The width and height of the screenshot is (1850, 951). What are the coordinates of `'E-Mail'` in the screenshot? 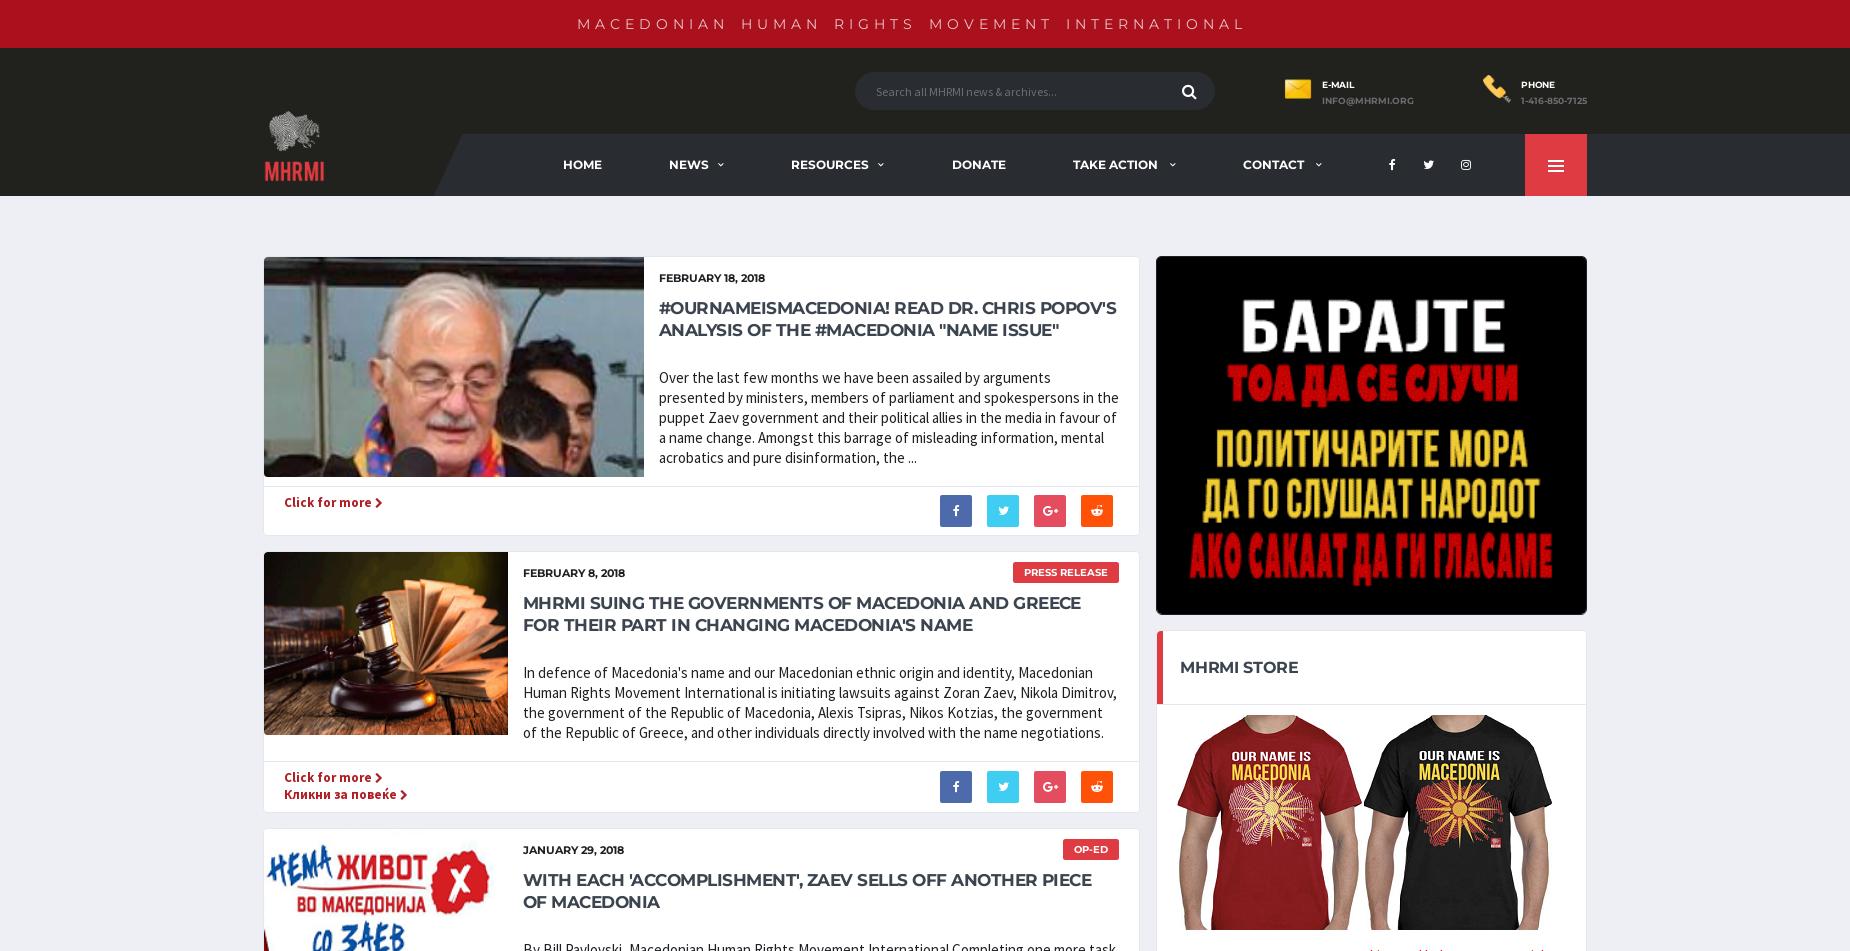 It's located at (1336, 84).